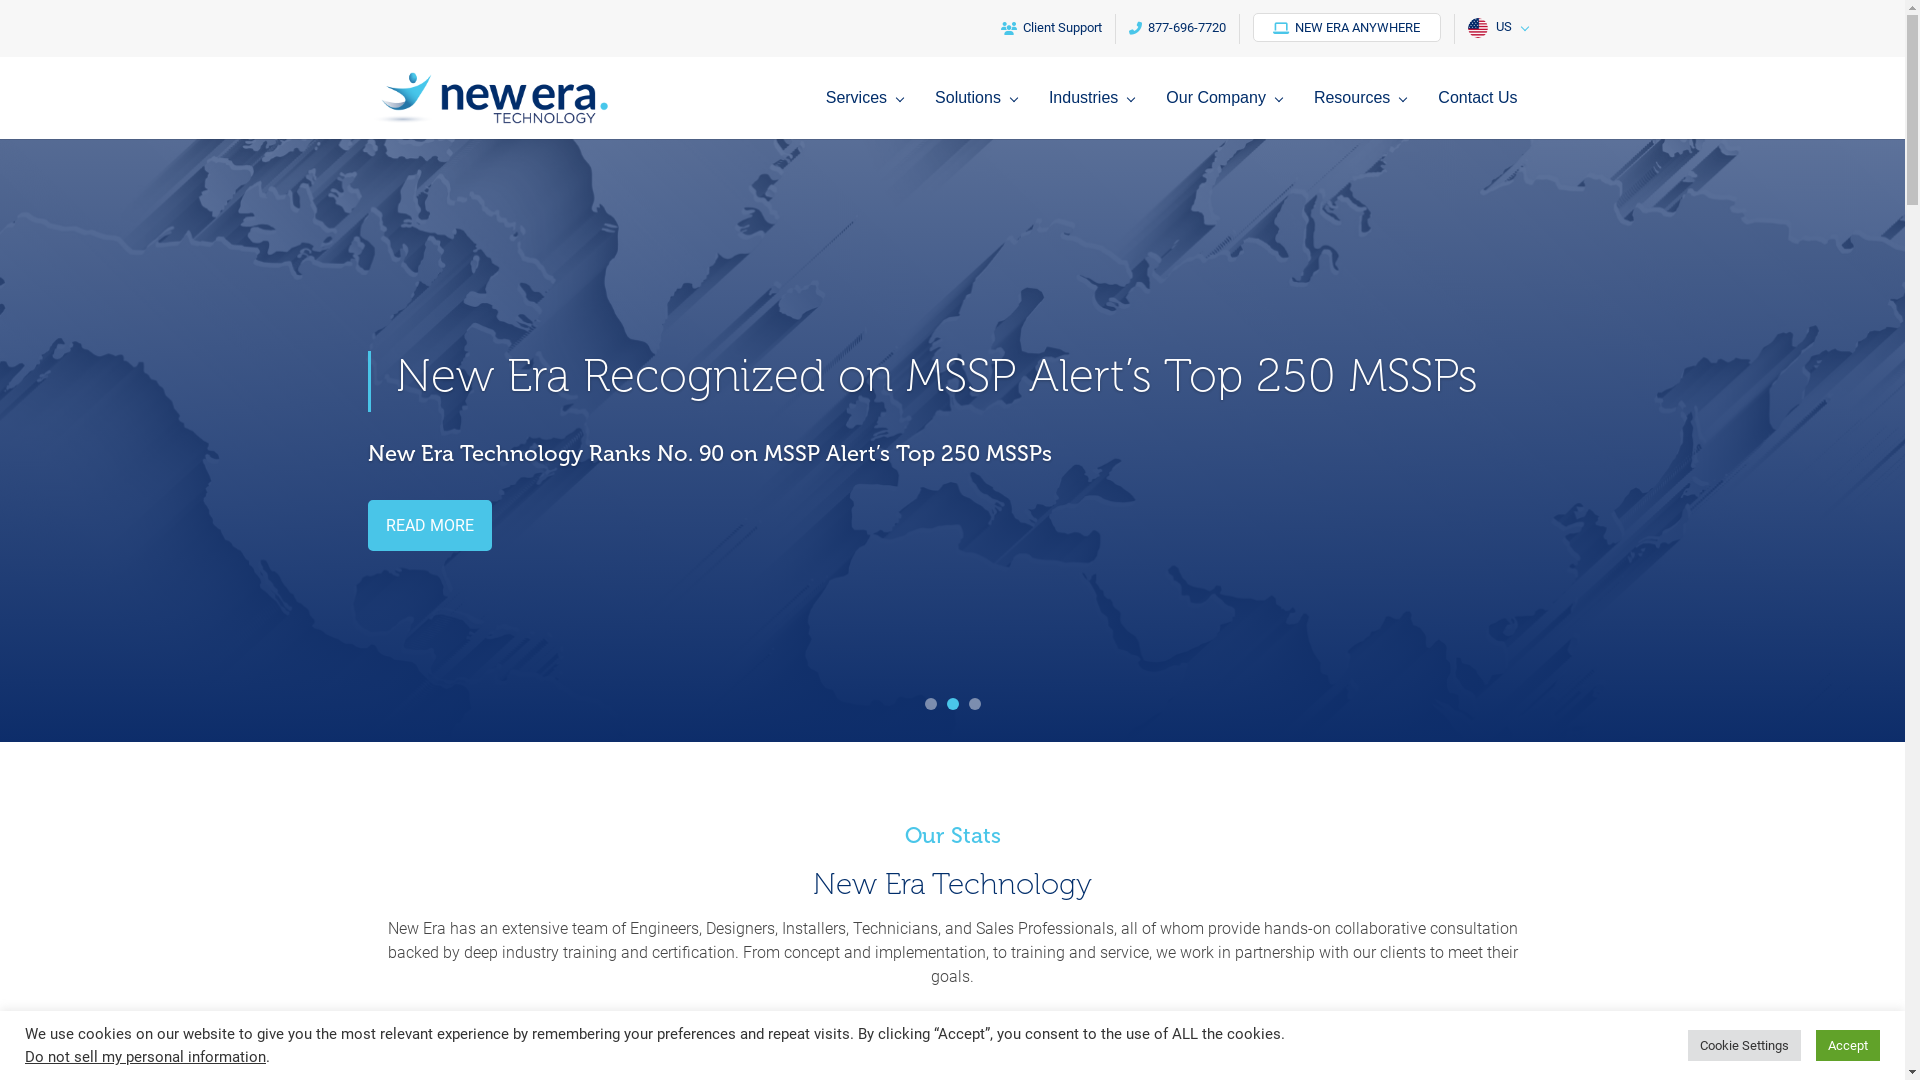 The width and height of the screenshot is (1920, 1080). What do you see at coordinates (522, 524) in the screenshot?
I see `'EXPLORE DIGITAL TRANSFORMATION'` at bounding box center [522, 524].